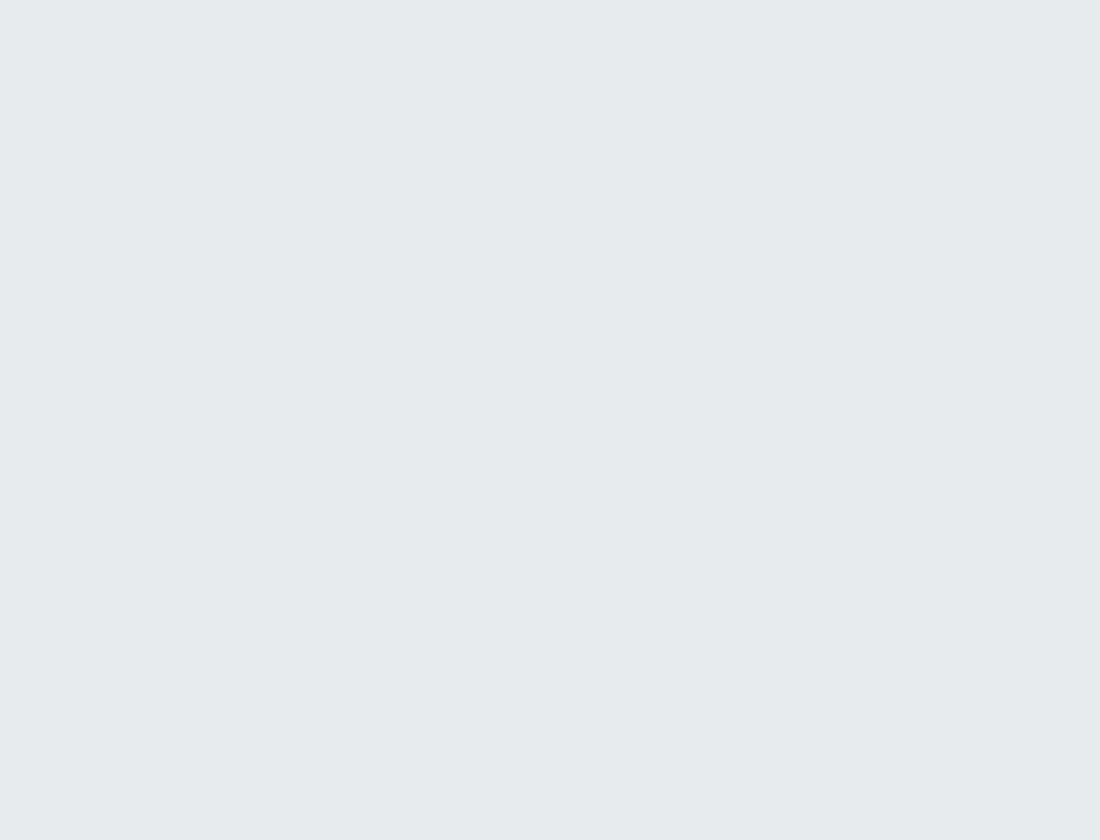 The height and width of the screenshot is (840, 1100). I want to click on 'Replies', so click(908, 663).